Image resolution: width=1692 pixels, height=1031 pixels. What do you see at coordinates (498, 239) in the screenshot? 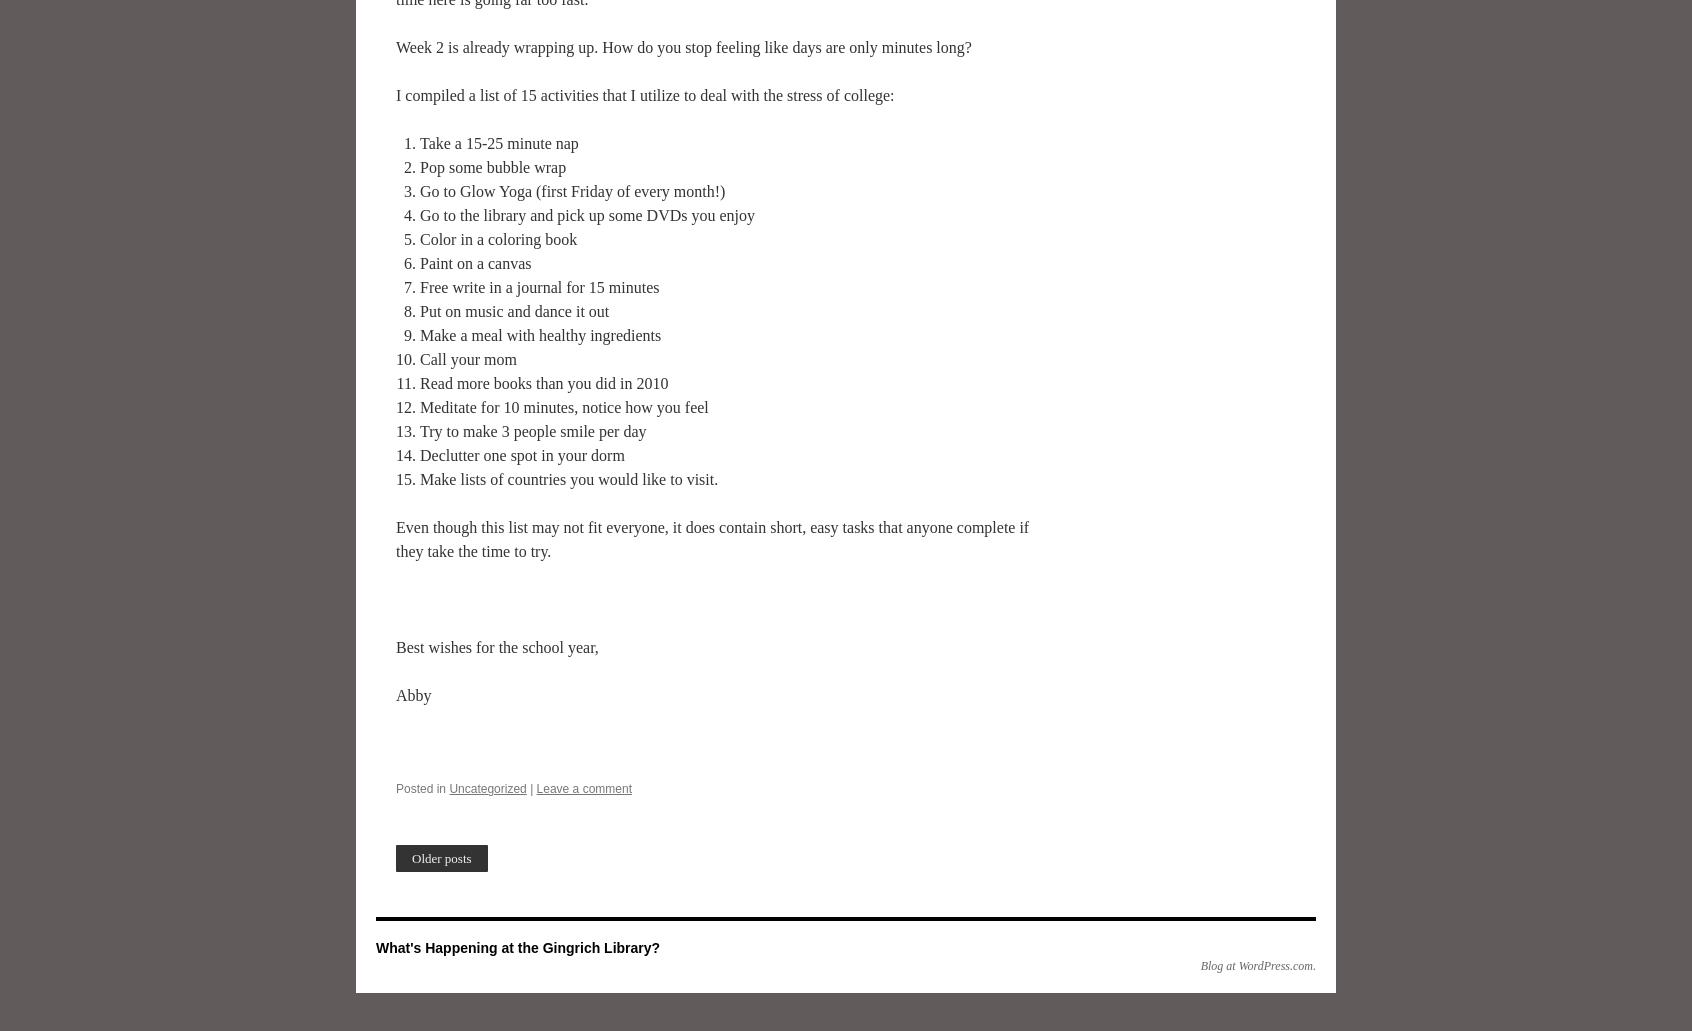
I see `'Color in a coloring book'` at bounding box center [498, 239].